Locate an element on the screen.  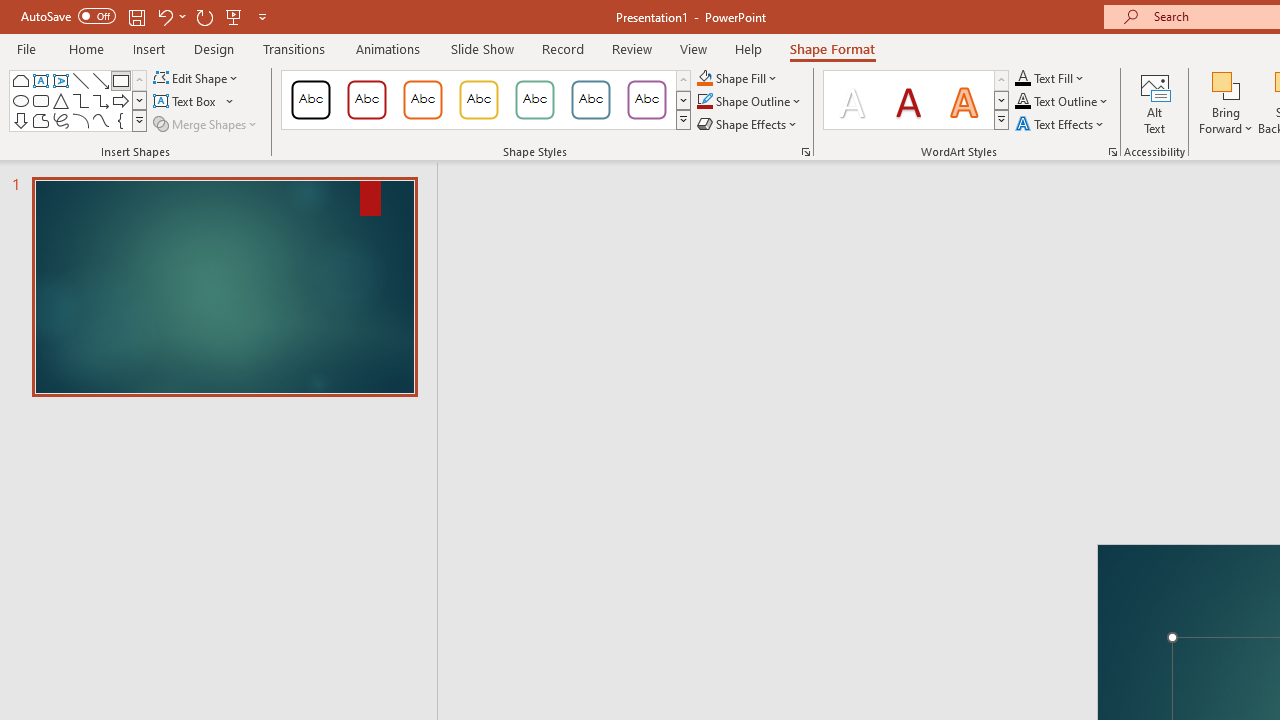
'Text Fill' is located at coordinates (1049, 77).